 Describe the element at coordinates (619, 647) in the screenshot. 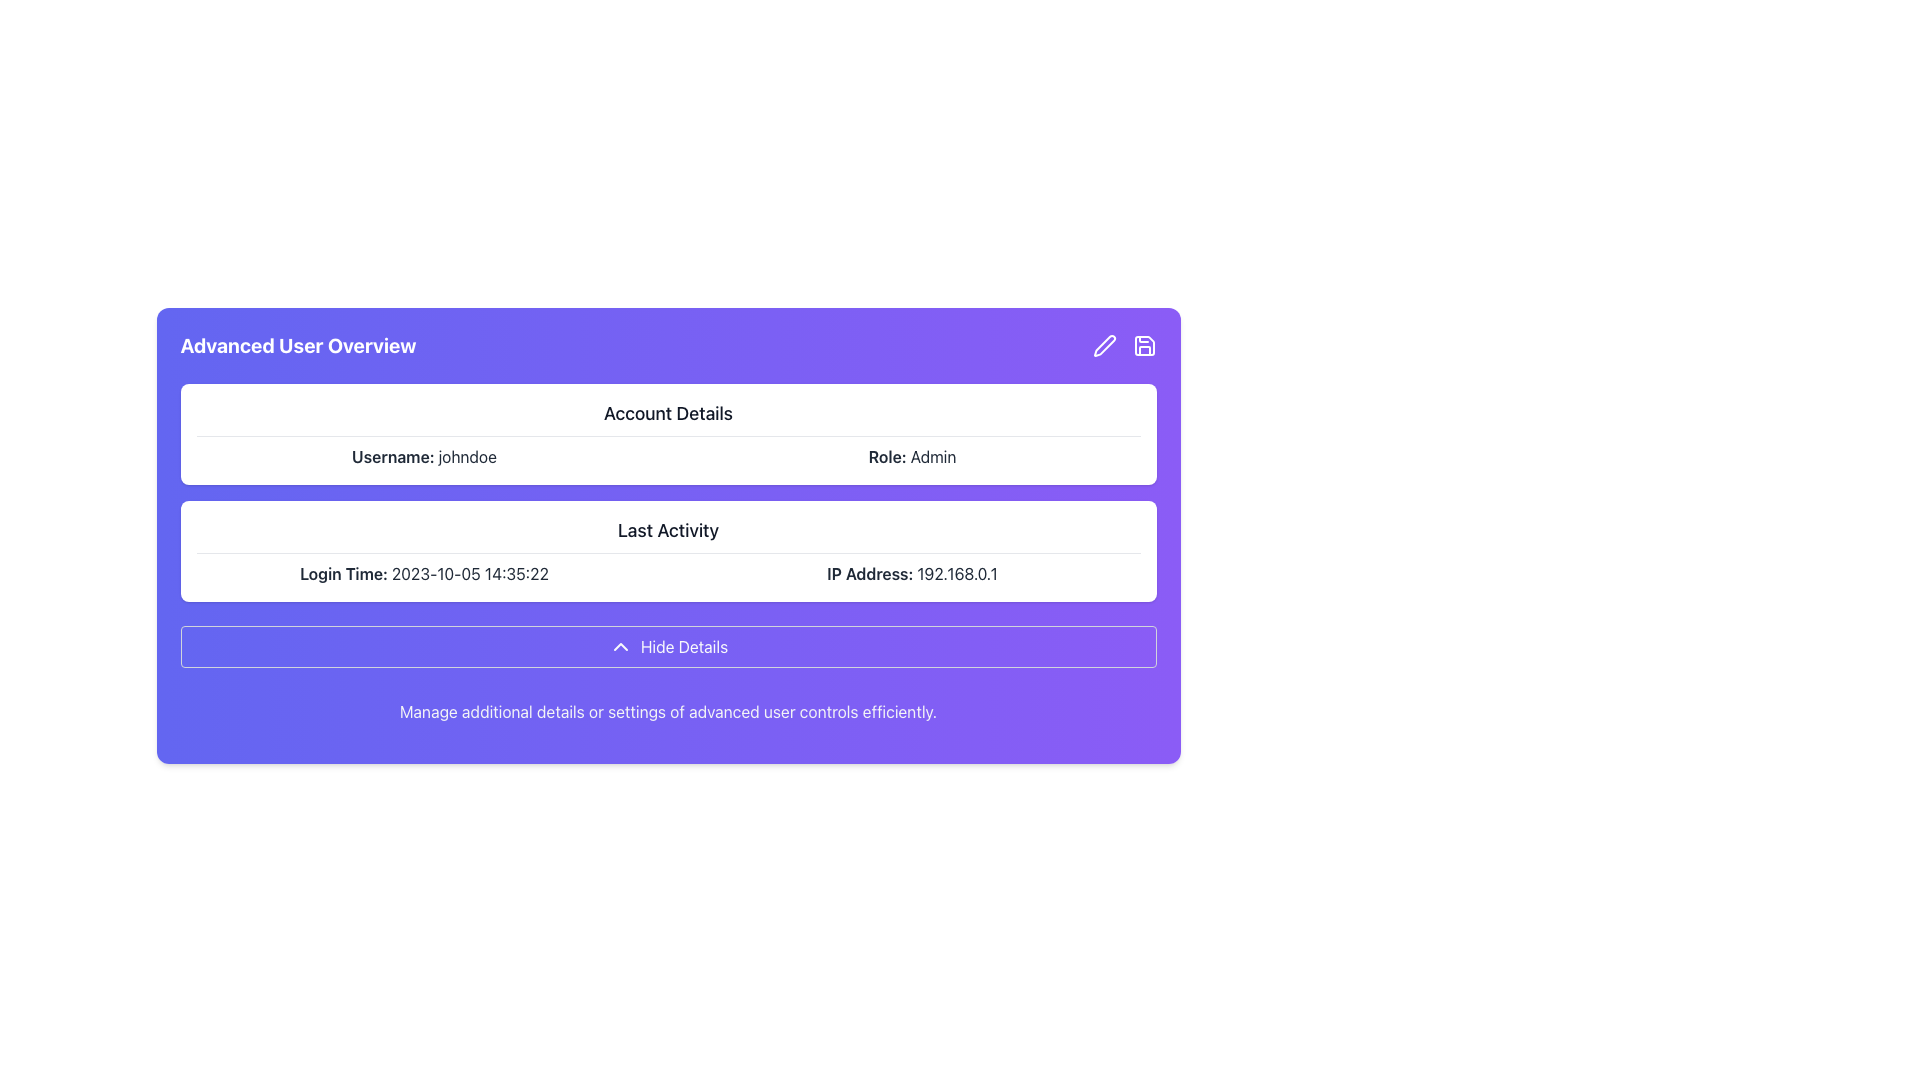

I see `the upward-pointing chevron icon with a minimal line design, which is white on a purple background, located inside the 'Hide Details' button at the center-left of the button's bounds` at that location.